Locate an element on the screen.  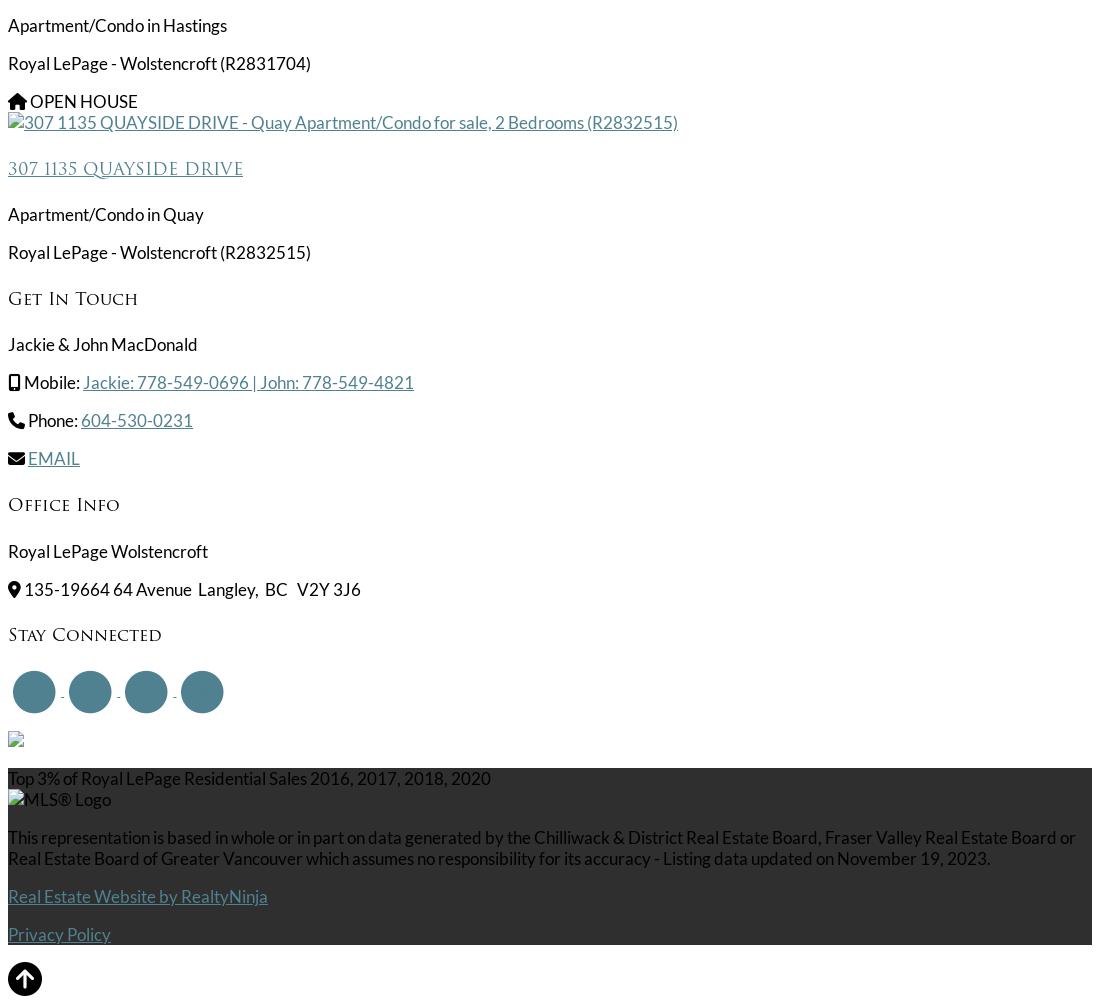
'Top 3% of Royal LePage Residential Sales 2016, 2017, 2018, 2020' is located at coordinates (249, 777).